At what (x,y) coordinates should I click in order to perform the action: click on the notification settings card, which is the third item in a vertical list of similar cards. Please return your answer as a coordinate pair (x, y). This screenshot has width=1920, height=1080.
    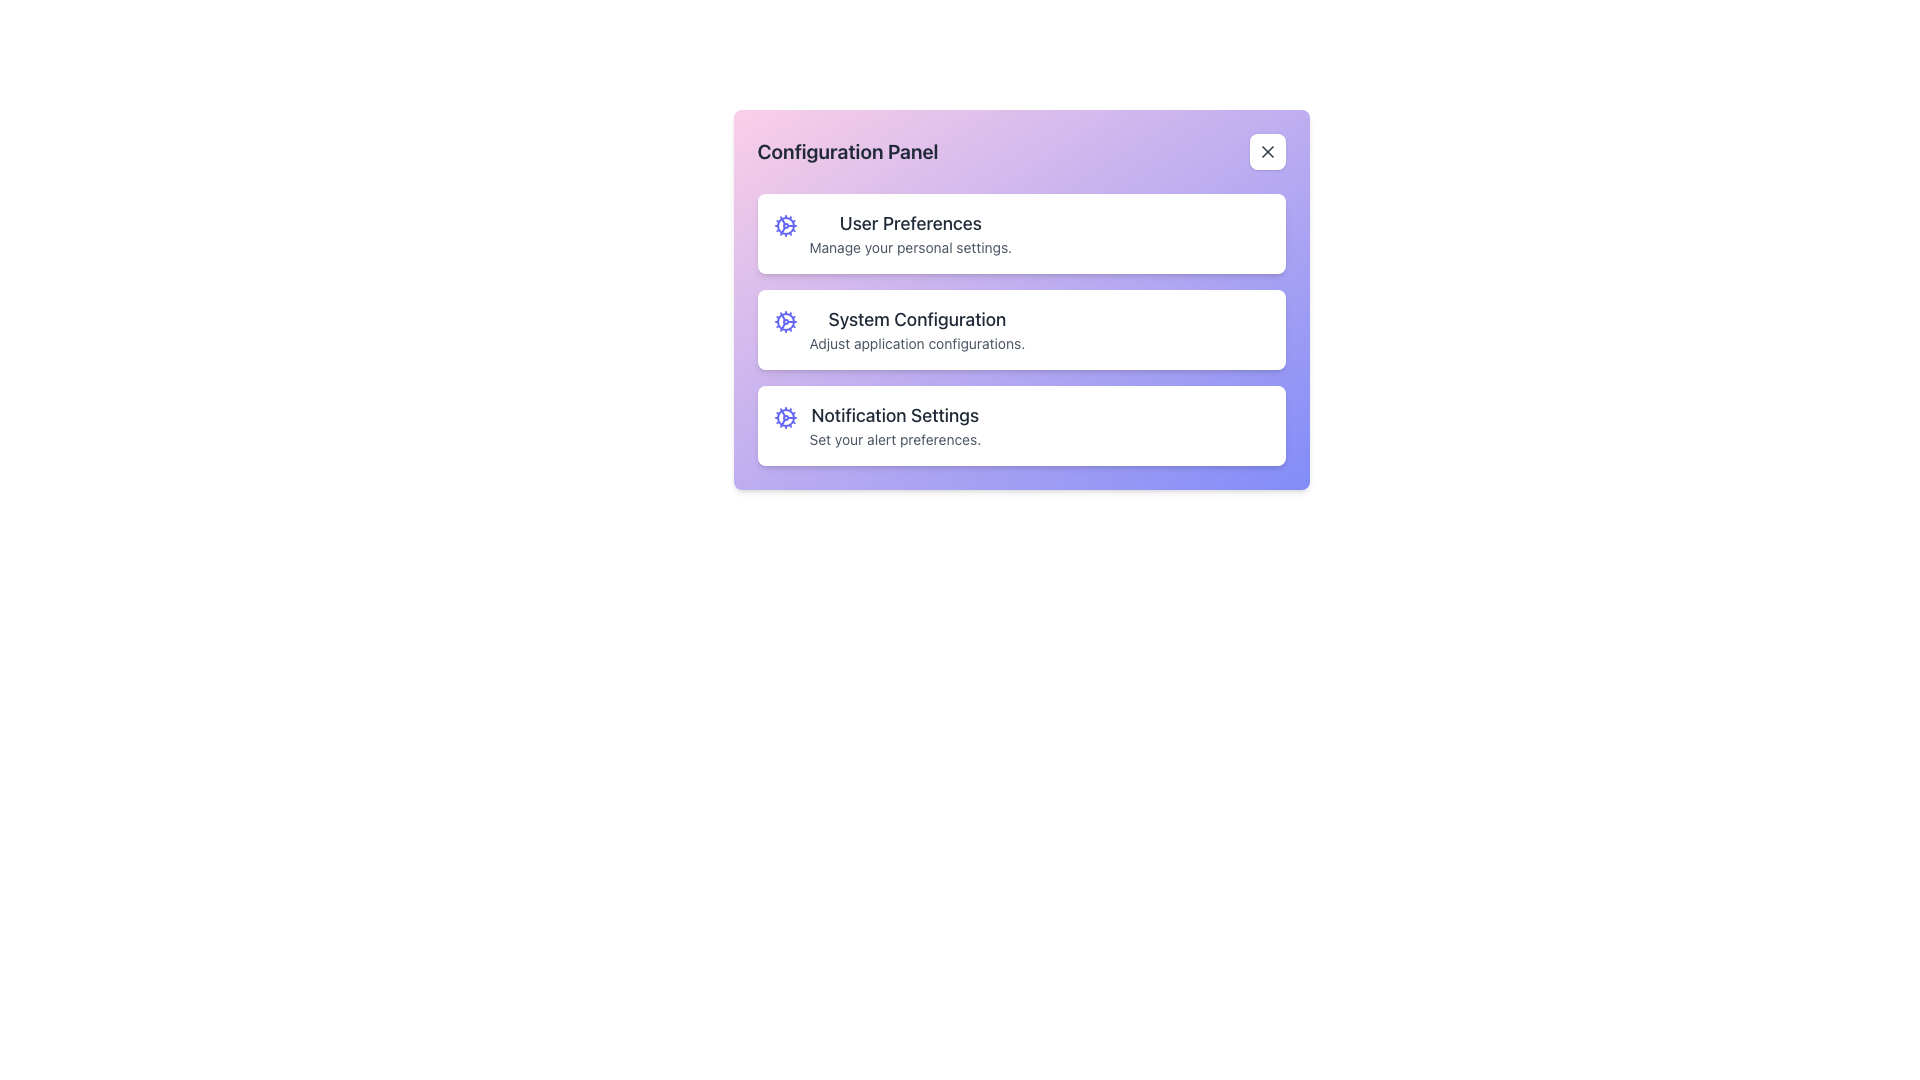
    Looking at the image, I should click on (1021, 424).